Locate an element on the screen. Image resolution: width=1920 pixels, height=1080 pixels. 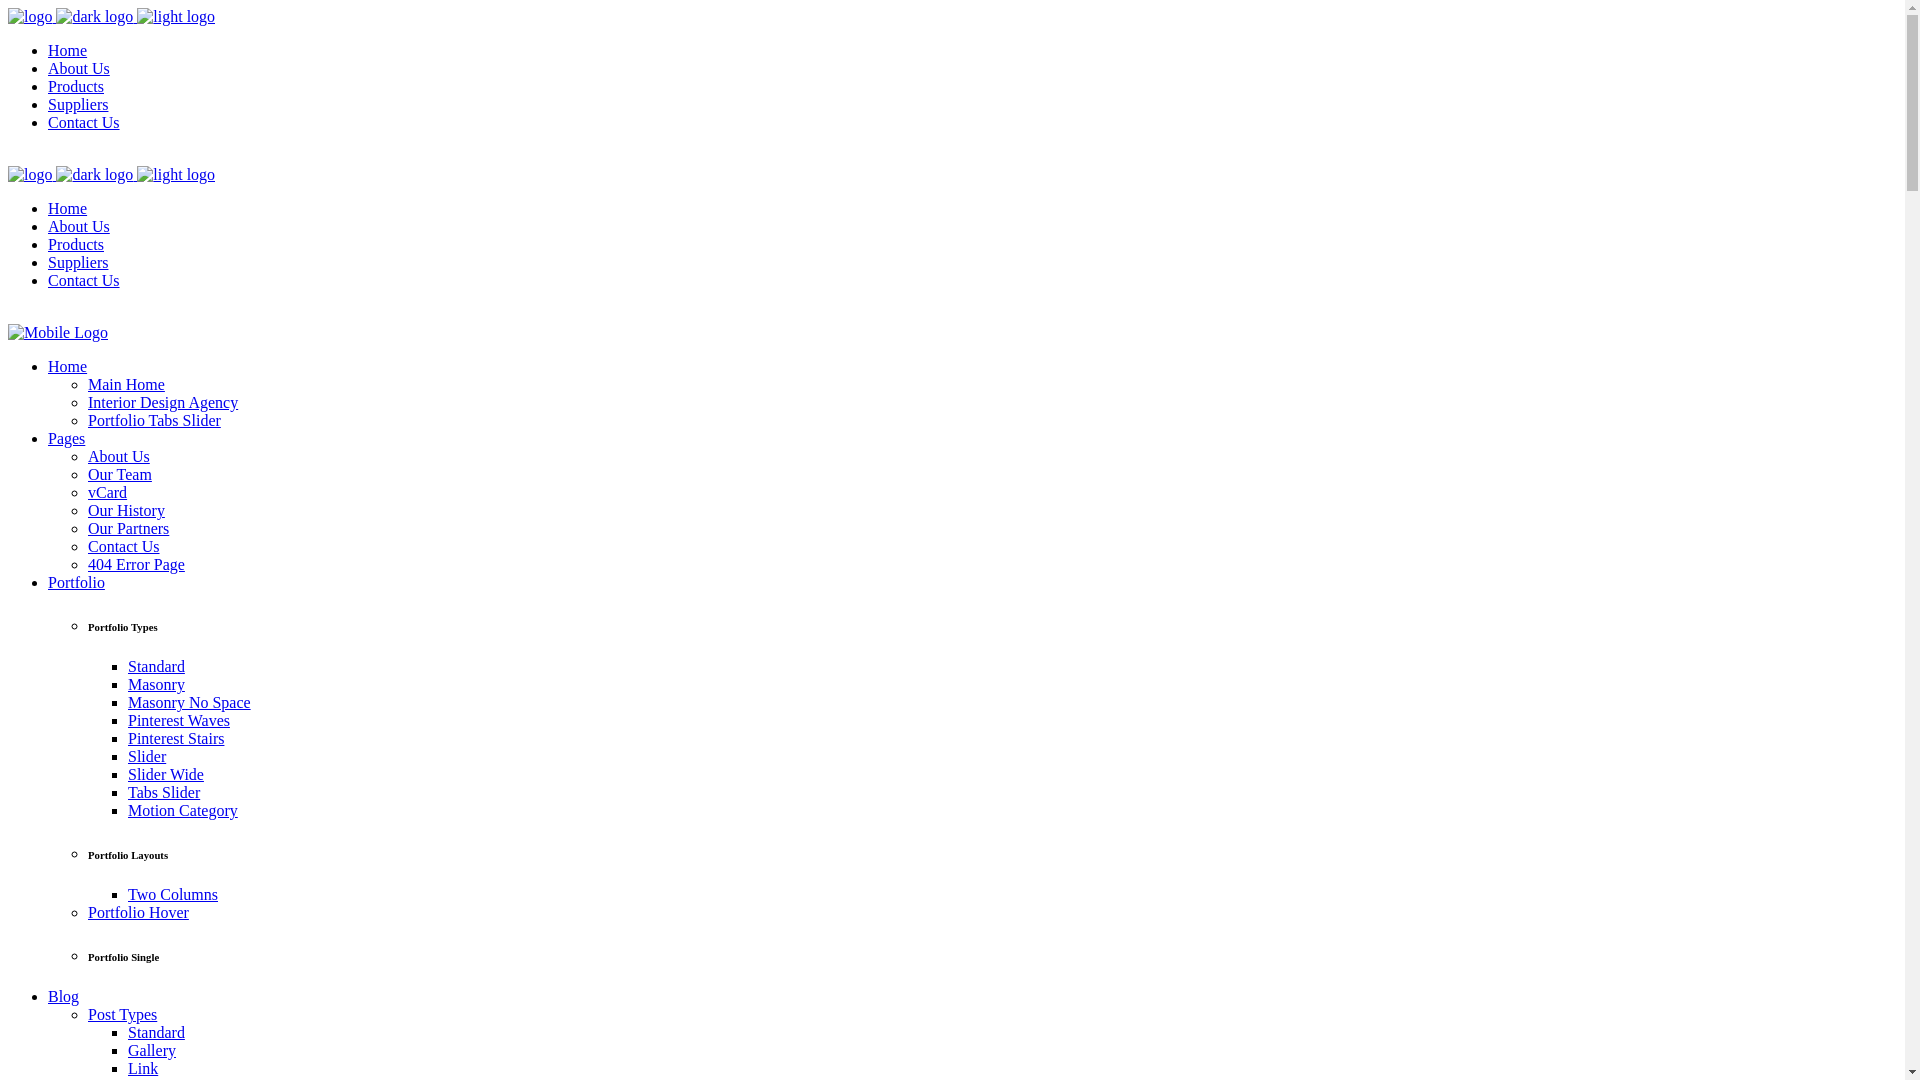
'Main Home' is located at coordinates (125, 384).